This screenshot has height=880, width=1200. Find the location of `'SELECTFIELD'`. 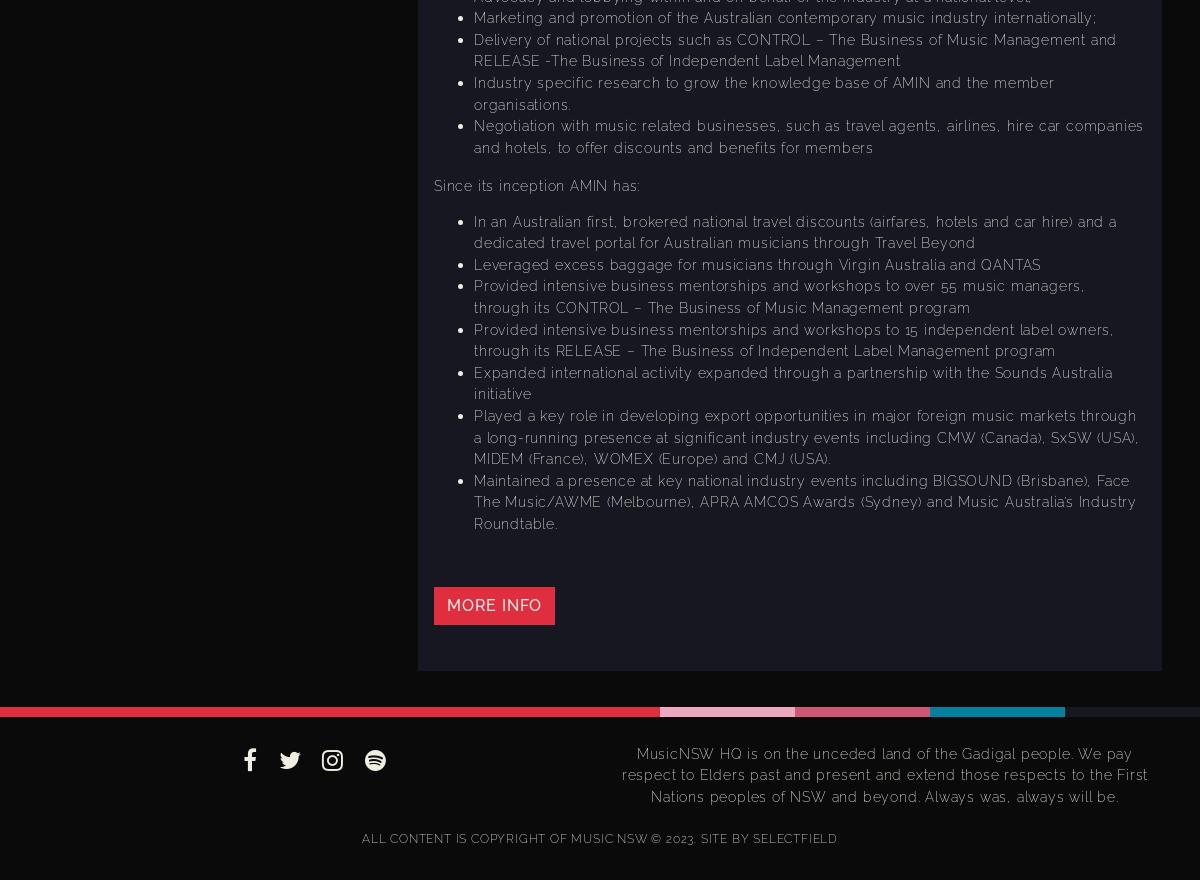

'SELECTFIELD' is located at coordinates (751, 837).